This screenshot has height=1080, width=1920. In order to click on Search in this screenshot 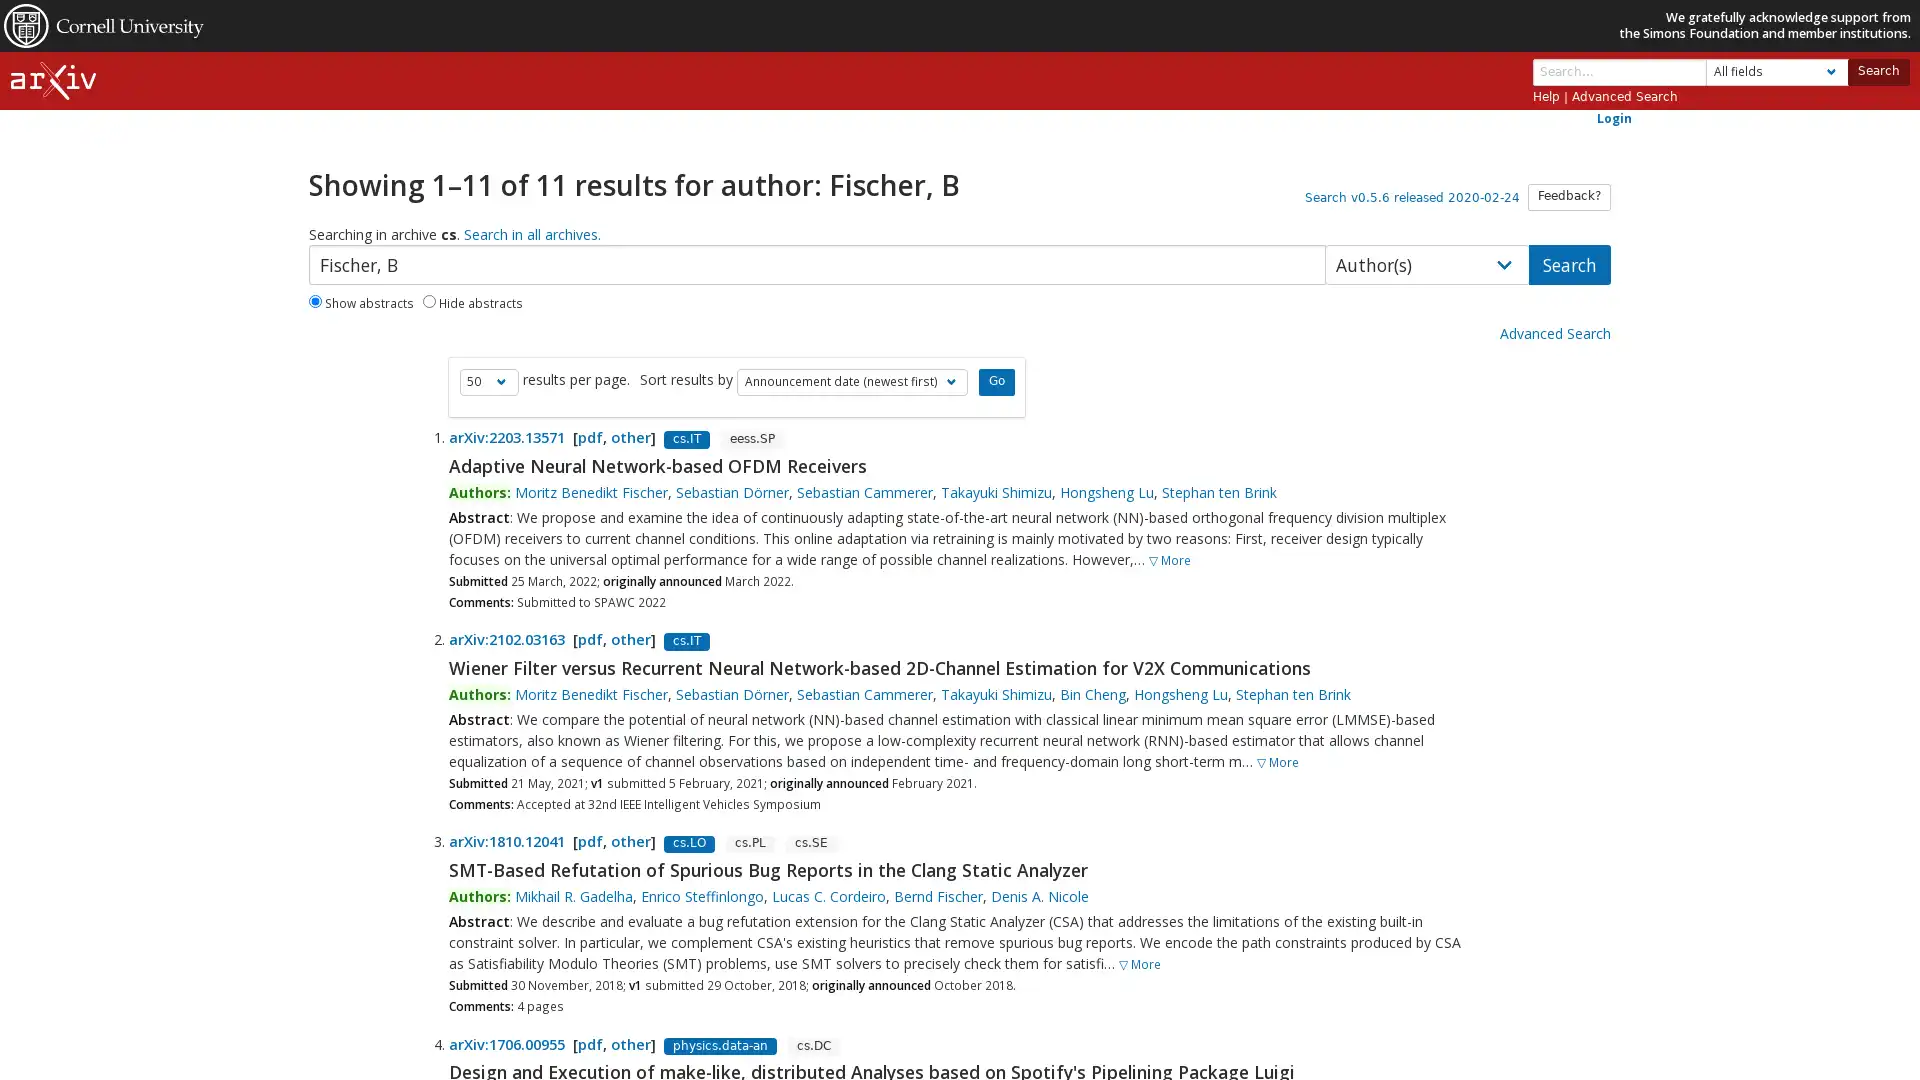, I will do `click(1568, 263)`.